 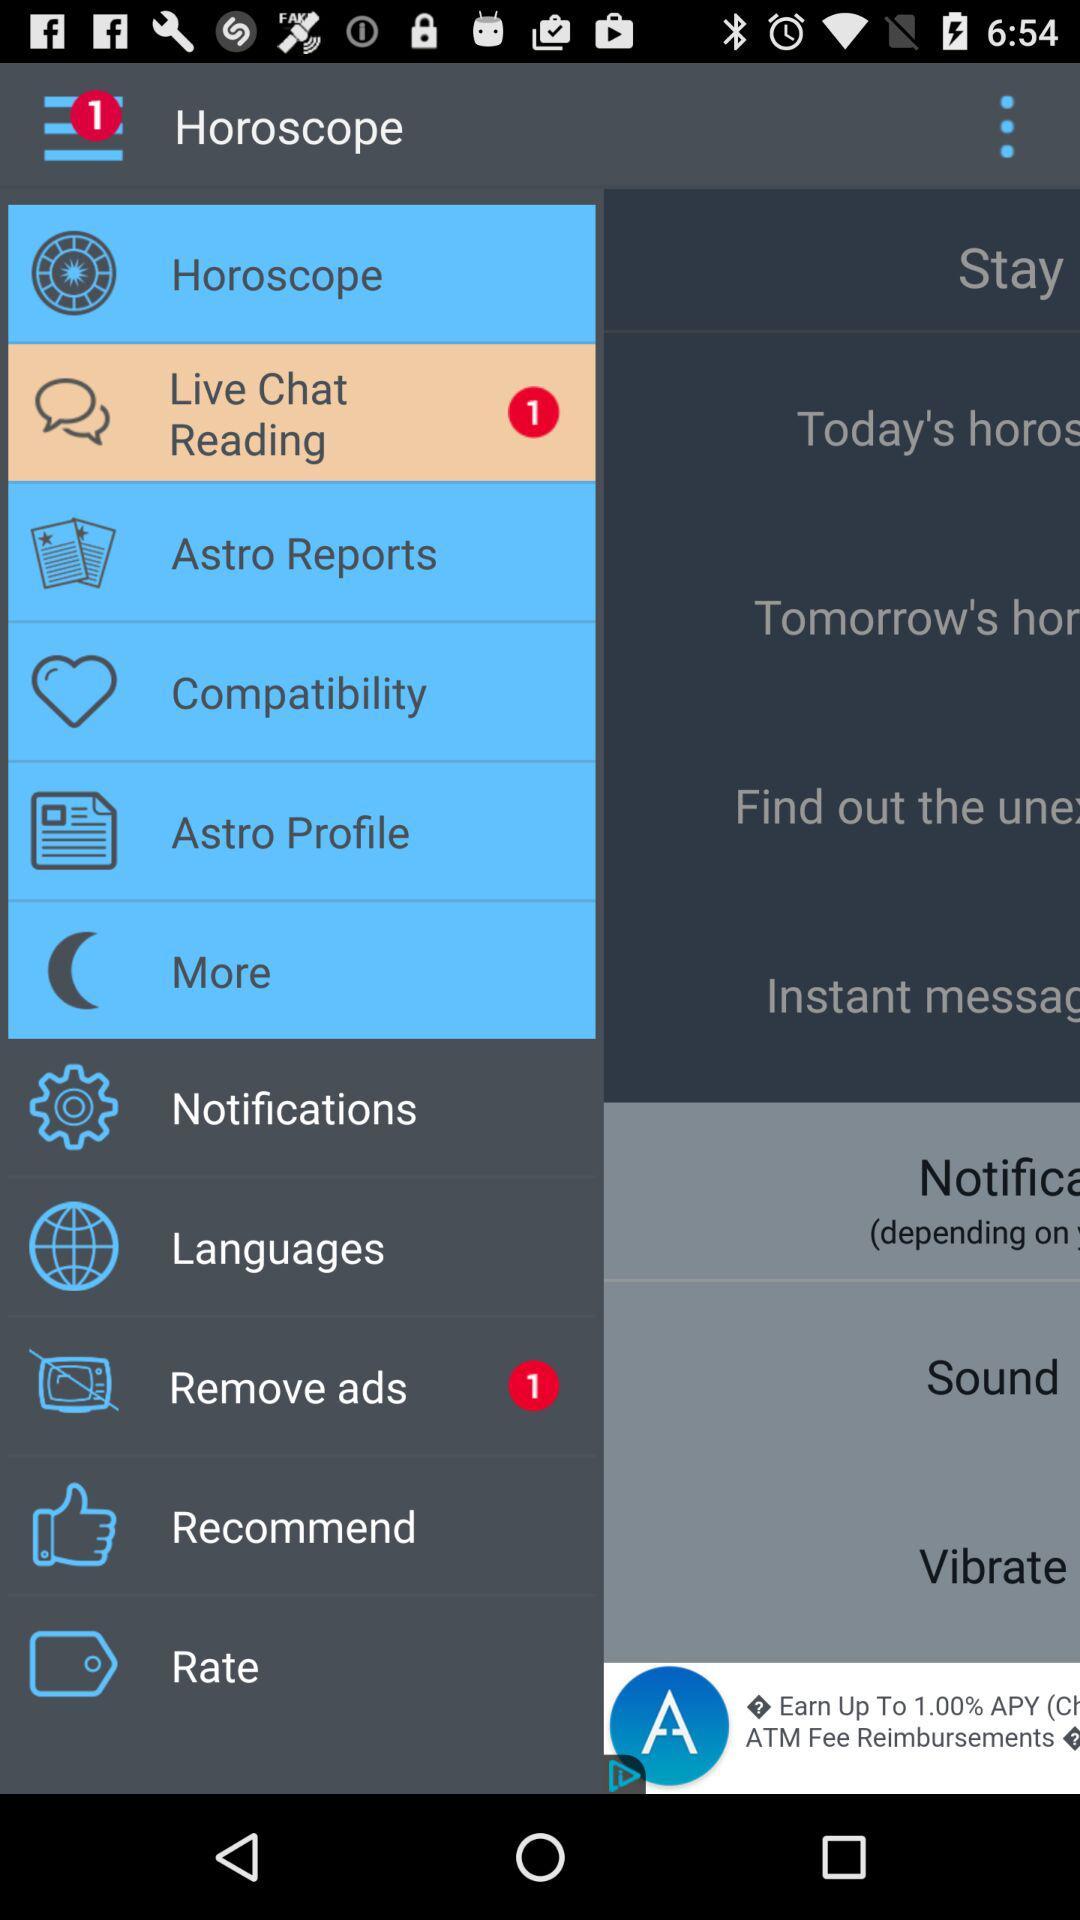 What do you see at coordinates (1006, 124) in the screenshot?
I see `option` at bounding box center [1006, 124].